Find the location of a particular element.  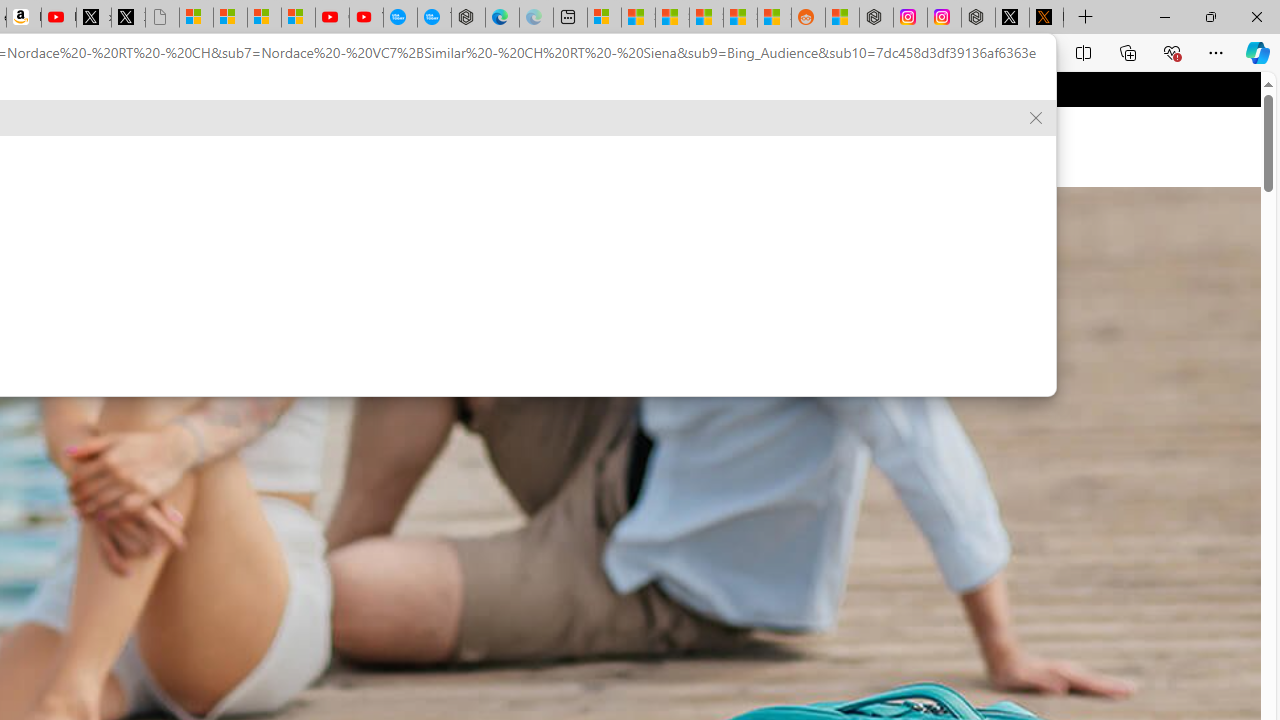

'Shanghai, China hourly forecast | Microsoft Weather' is located at coordinates (672, 17).